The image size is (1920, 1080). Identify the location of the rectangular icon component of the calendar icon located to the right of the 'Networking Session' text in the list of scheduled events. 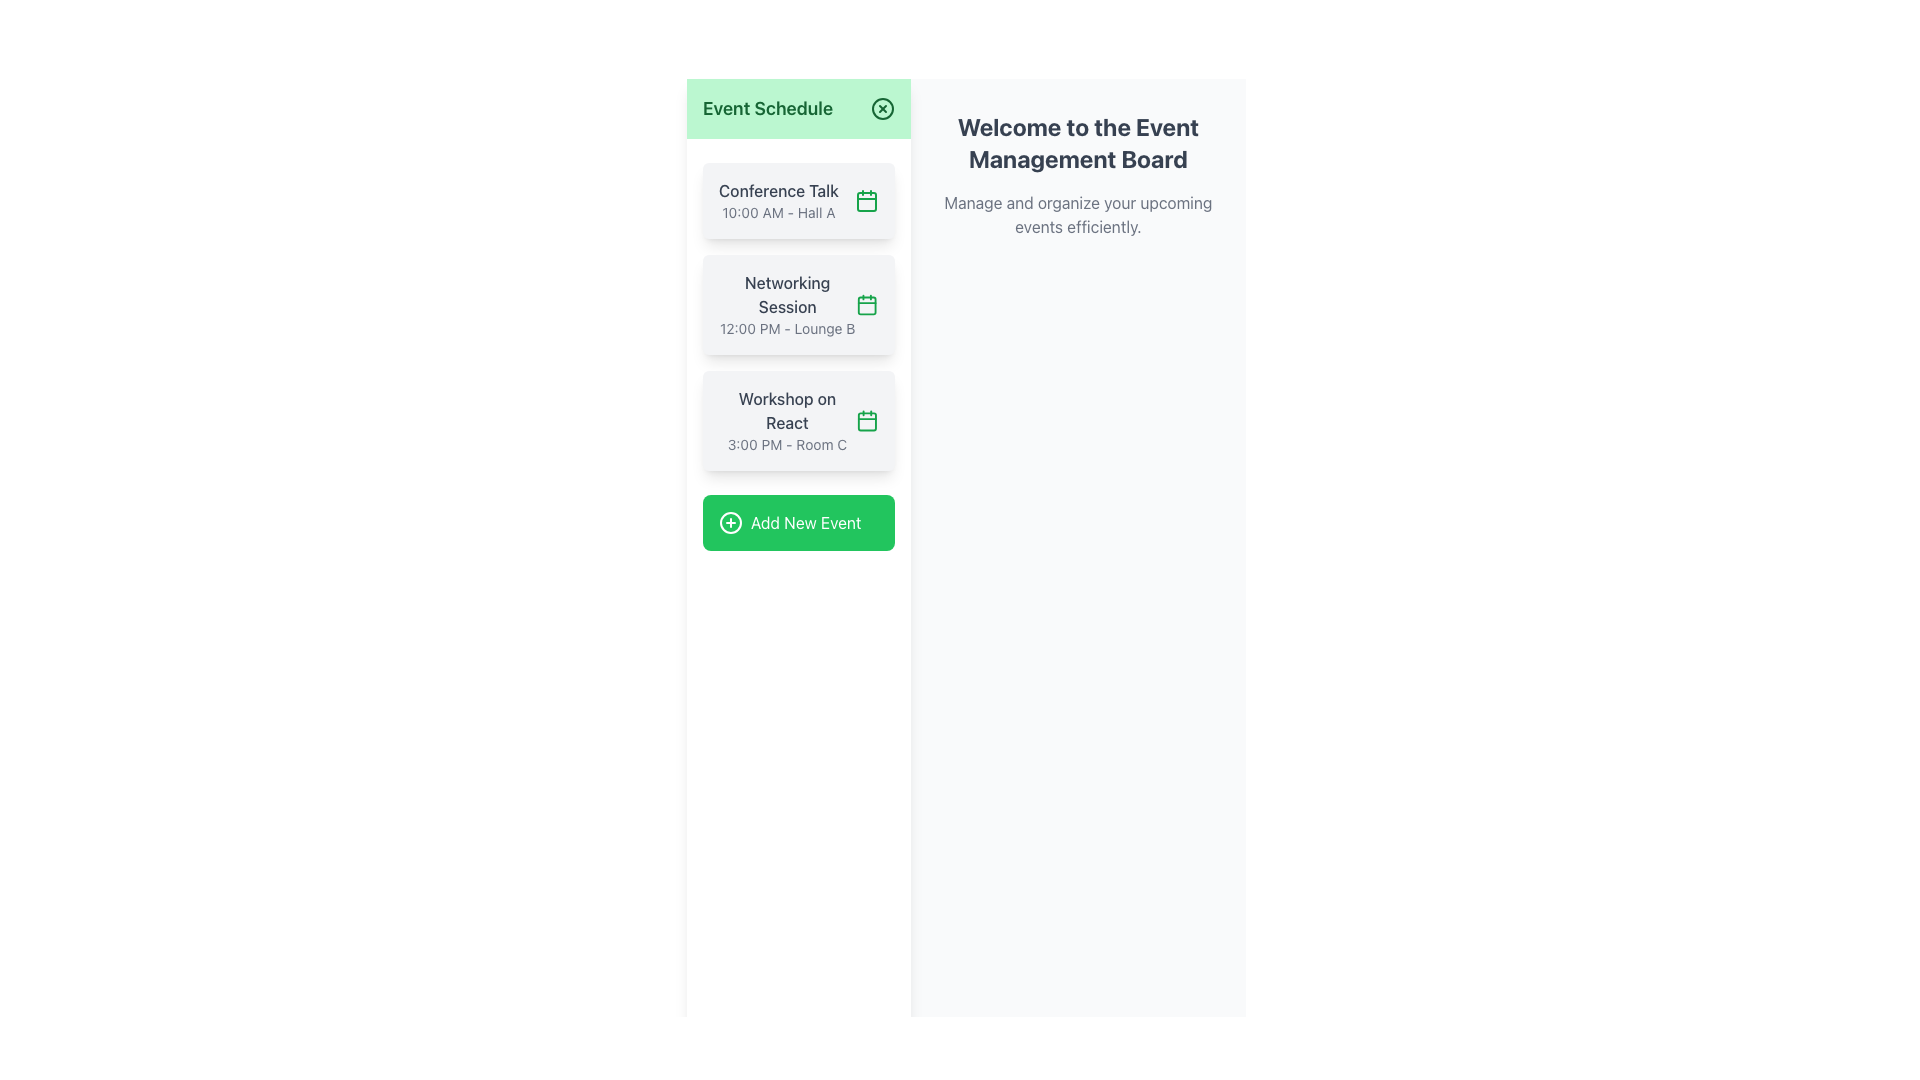
(867, 305).